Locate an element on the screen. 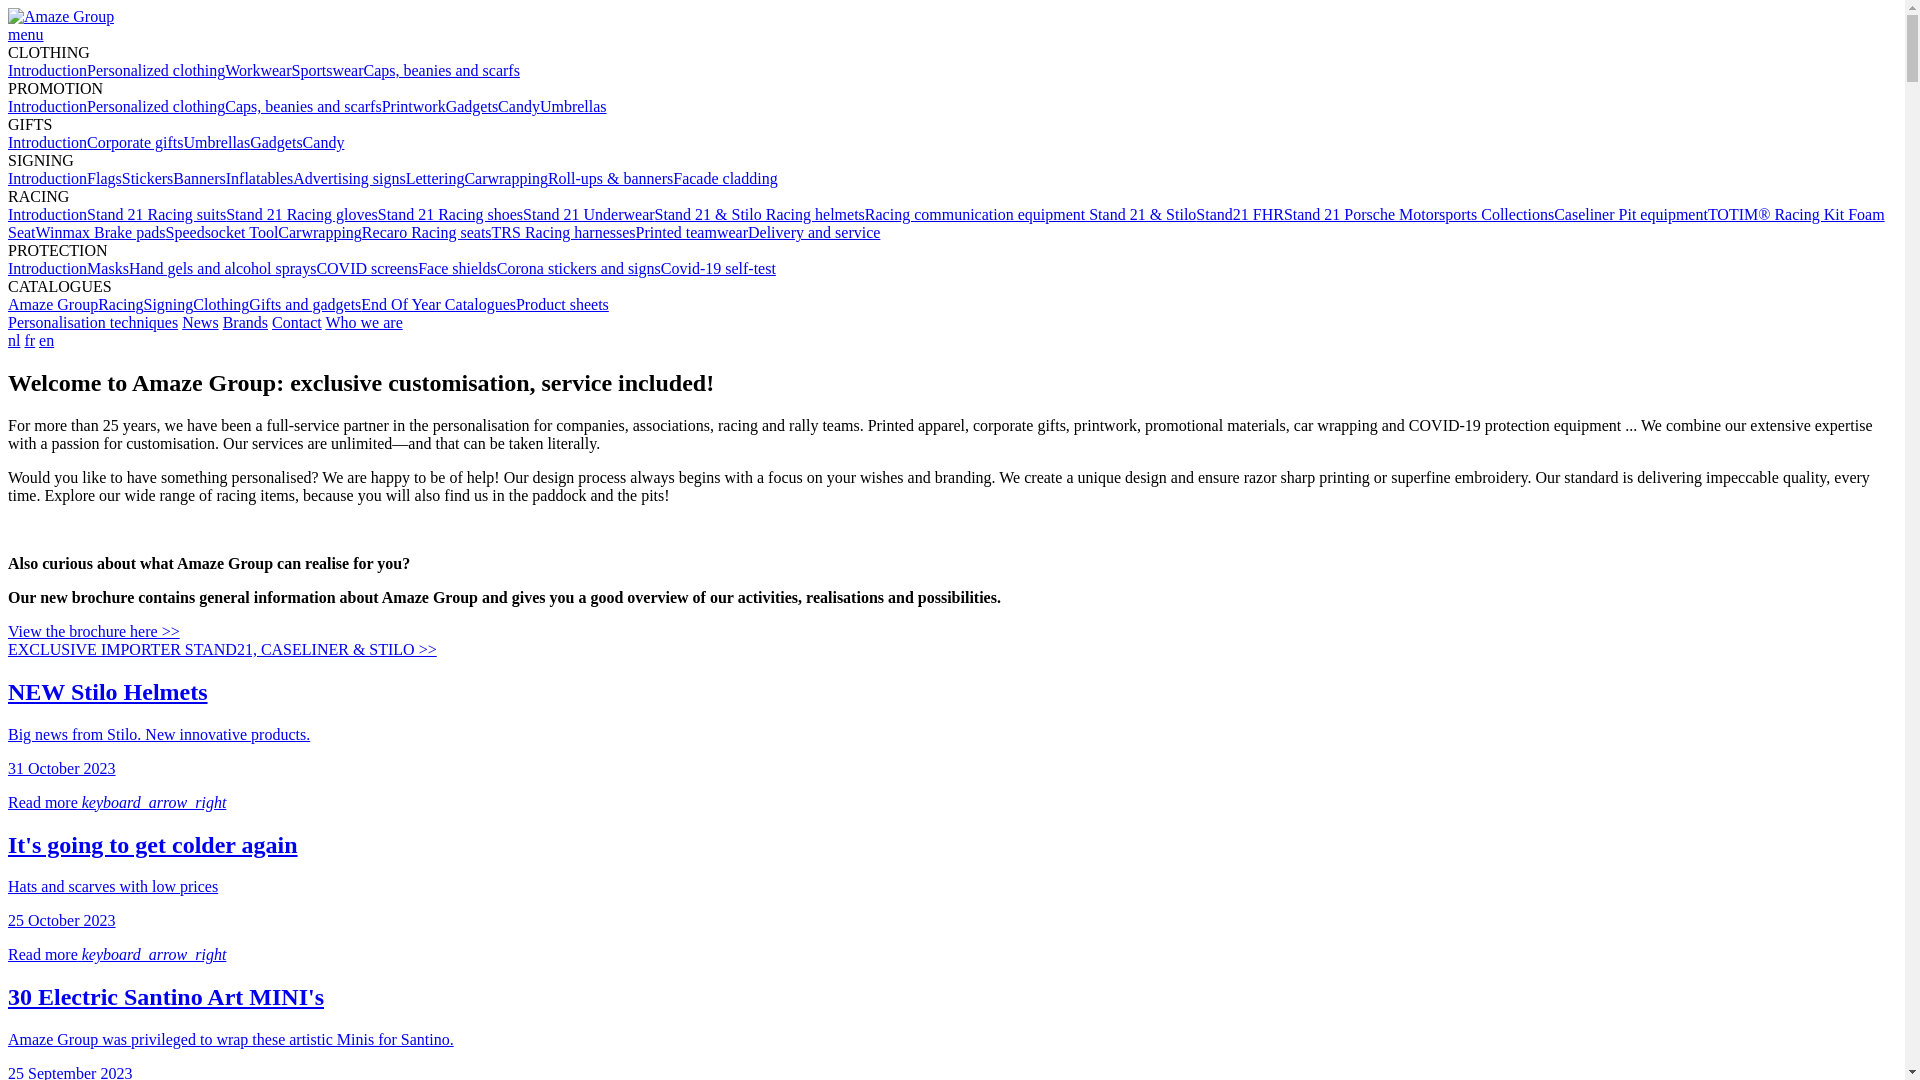  'Recaro Racing seats' is located at coordinates (361, 231).